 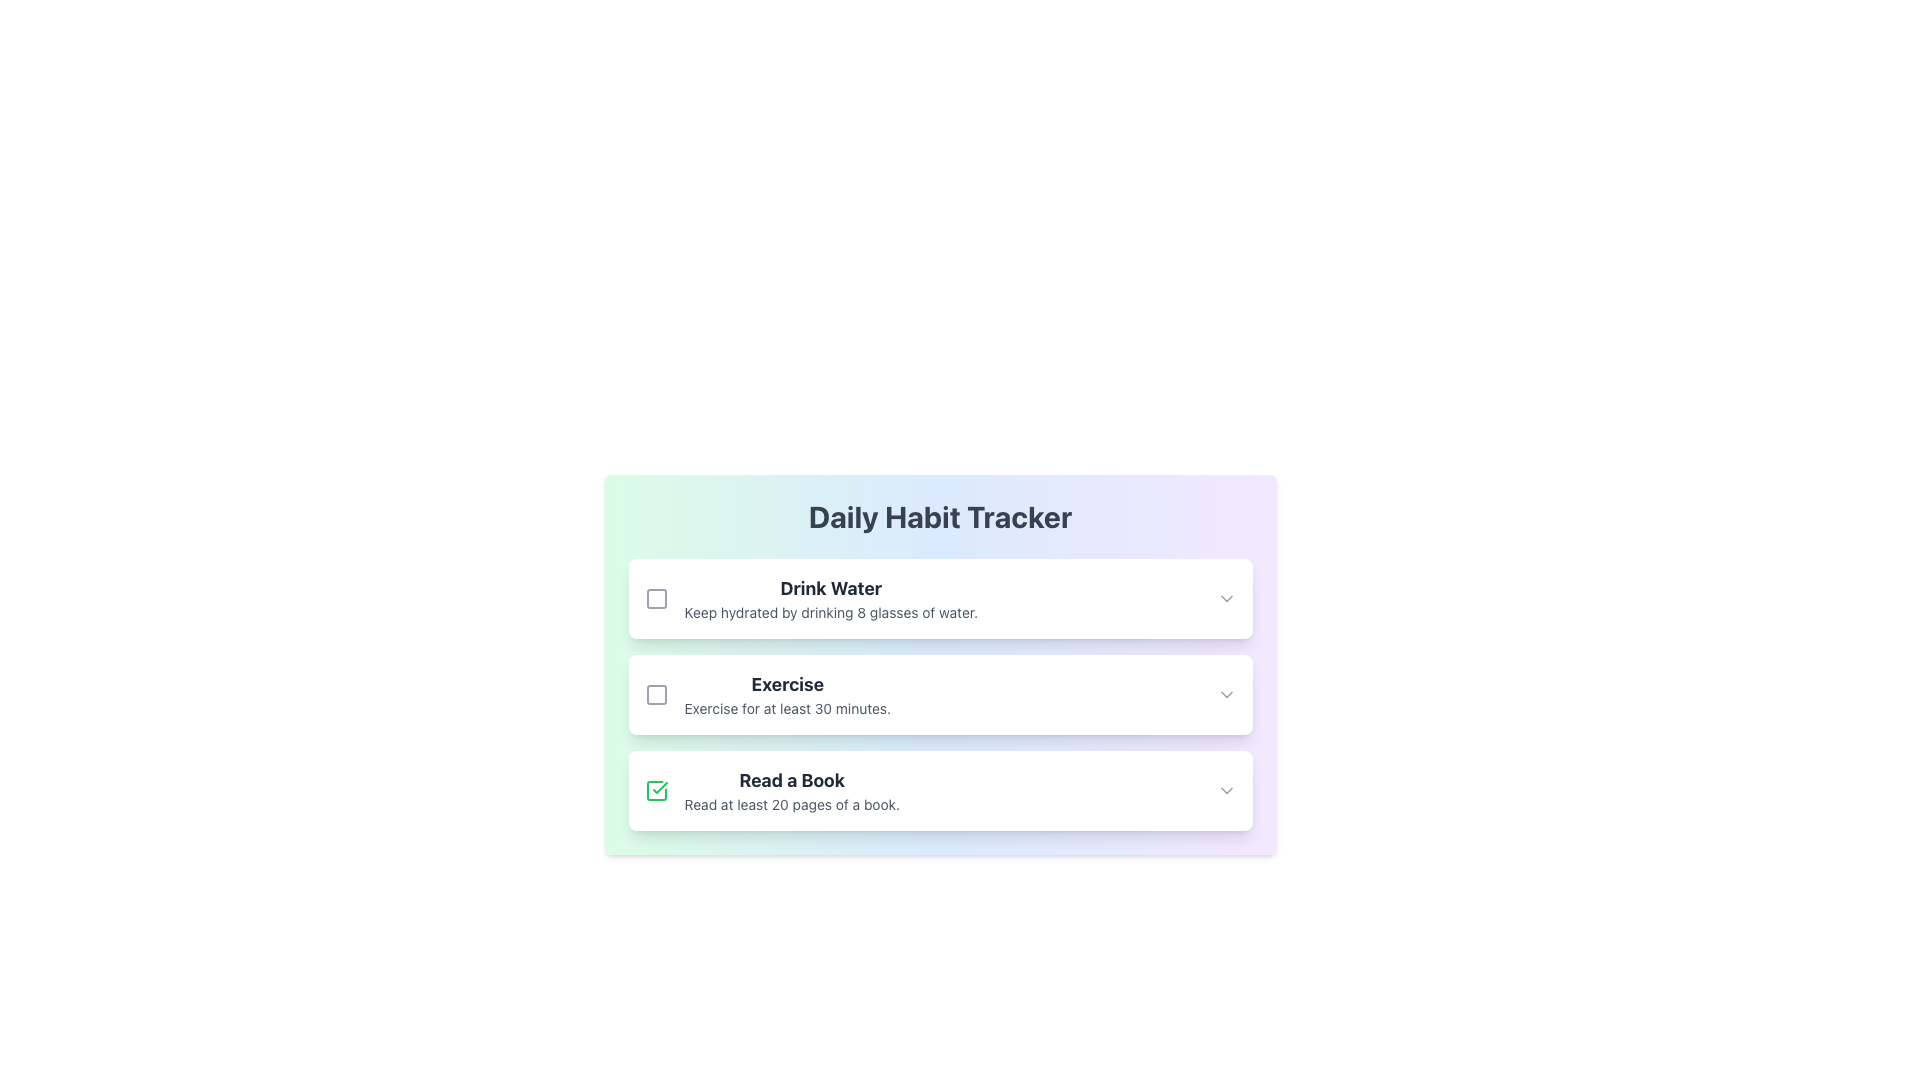 I want to click on the gray square icon with a thin border located on the left side of the 'Drink Water' habit description in the habit tracking card, so click(x=656, y=597).